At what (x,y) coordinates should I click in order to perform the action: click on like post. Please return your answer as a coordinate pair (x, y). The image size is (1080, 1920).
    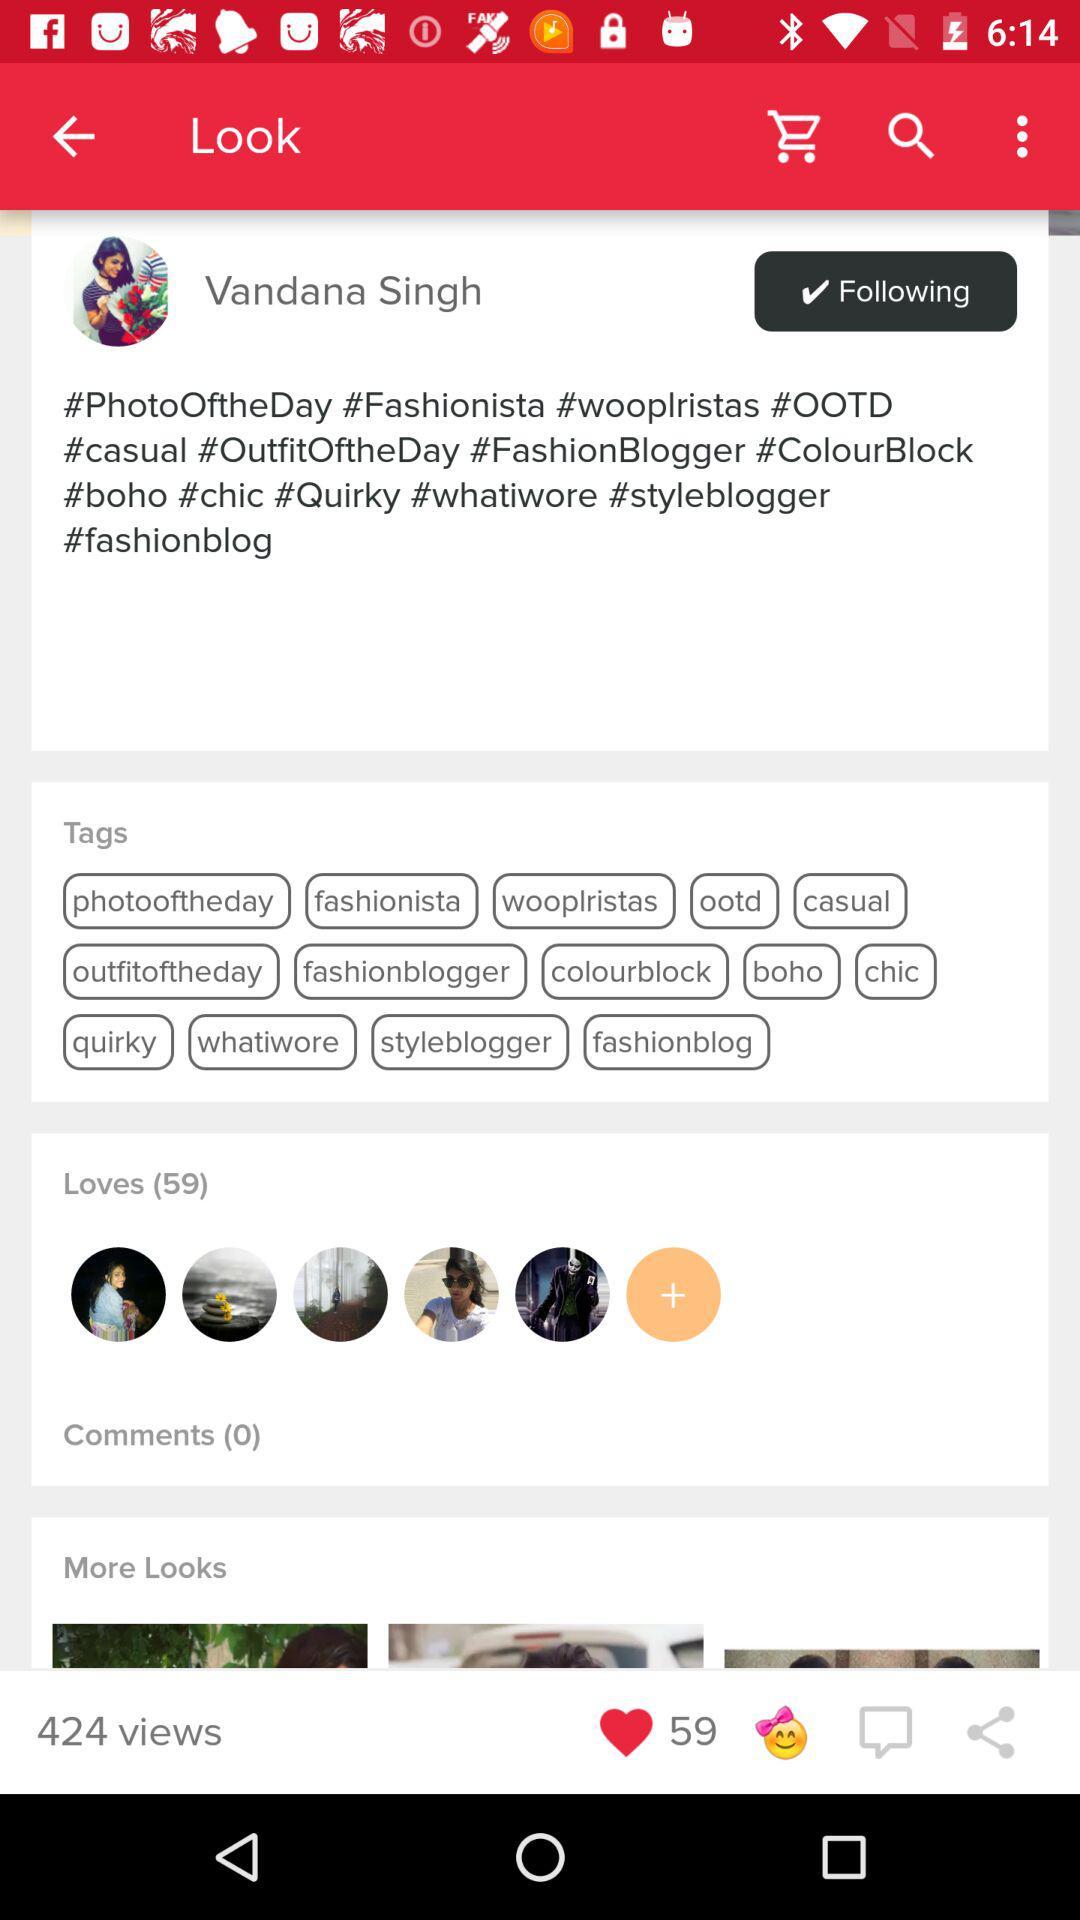
    Looking at the image, I should click on (625, 1731).